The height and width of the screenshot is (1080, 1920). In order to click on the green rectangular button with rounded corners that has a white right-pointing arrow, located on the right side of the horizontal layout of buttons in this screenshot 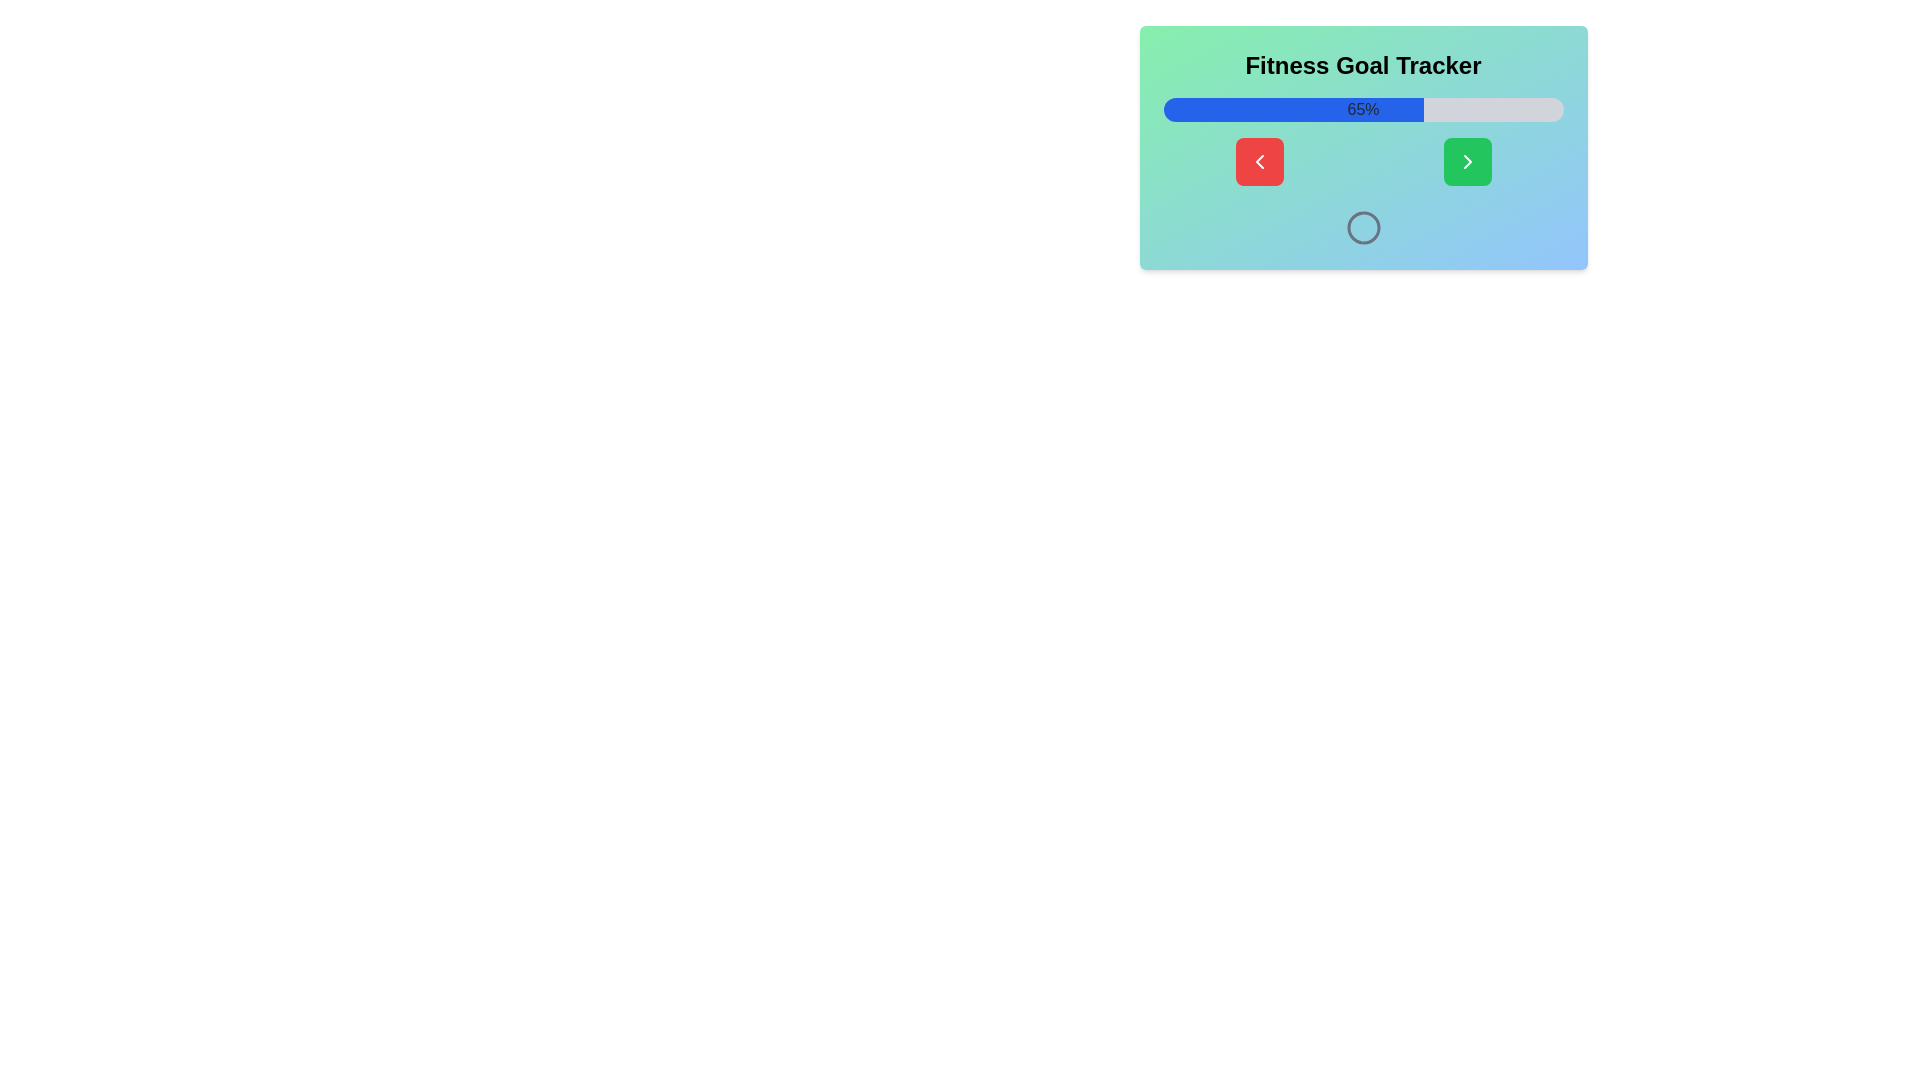, I will do `click(1467, 161)`.